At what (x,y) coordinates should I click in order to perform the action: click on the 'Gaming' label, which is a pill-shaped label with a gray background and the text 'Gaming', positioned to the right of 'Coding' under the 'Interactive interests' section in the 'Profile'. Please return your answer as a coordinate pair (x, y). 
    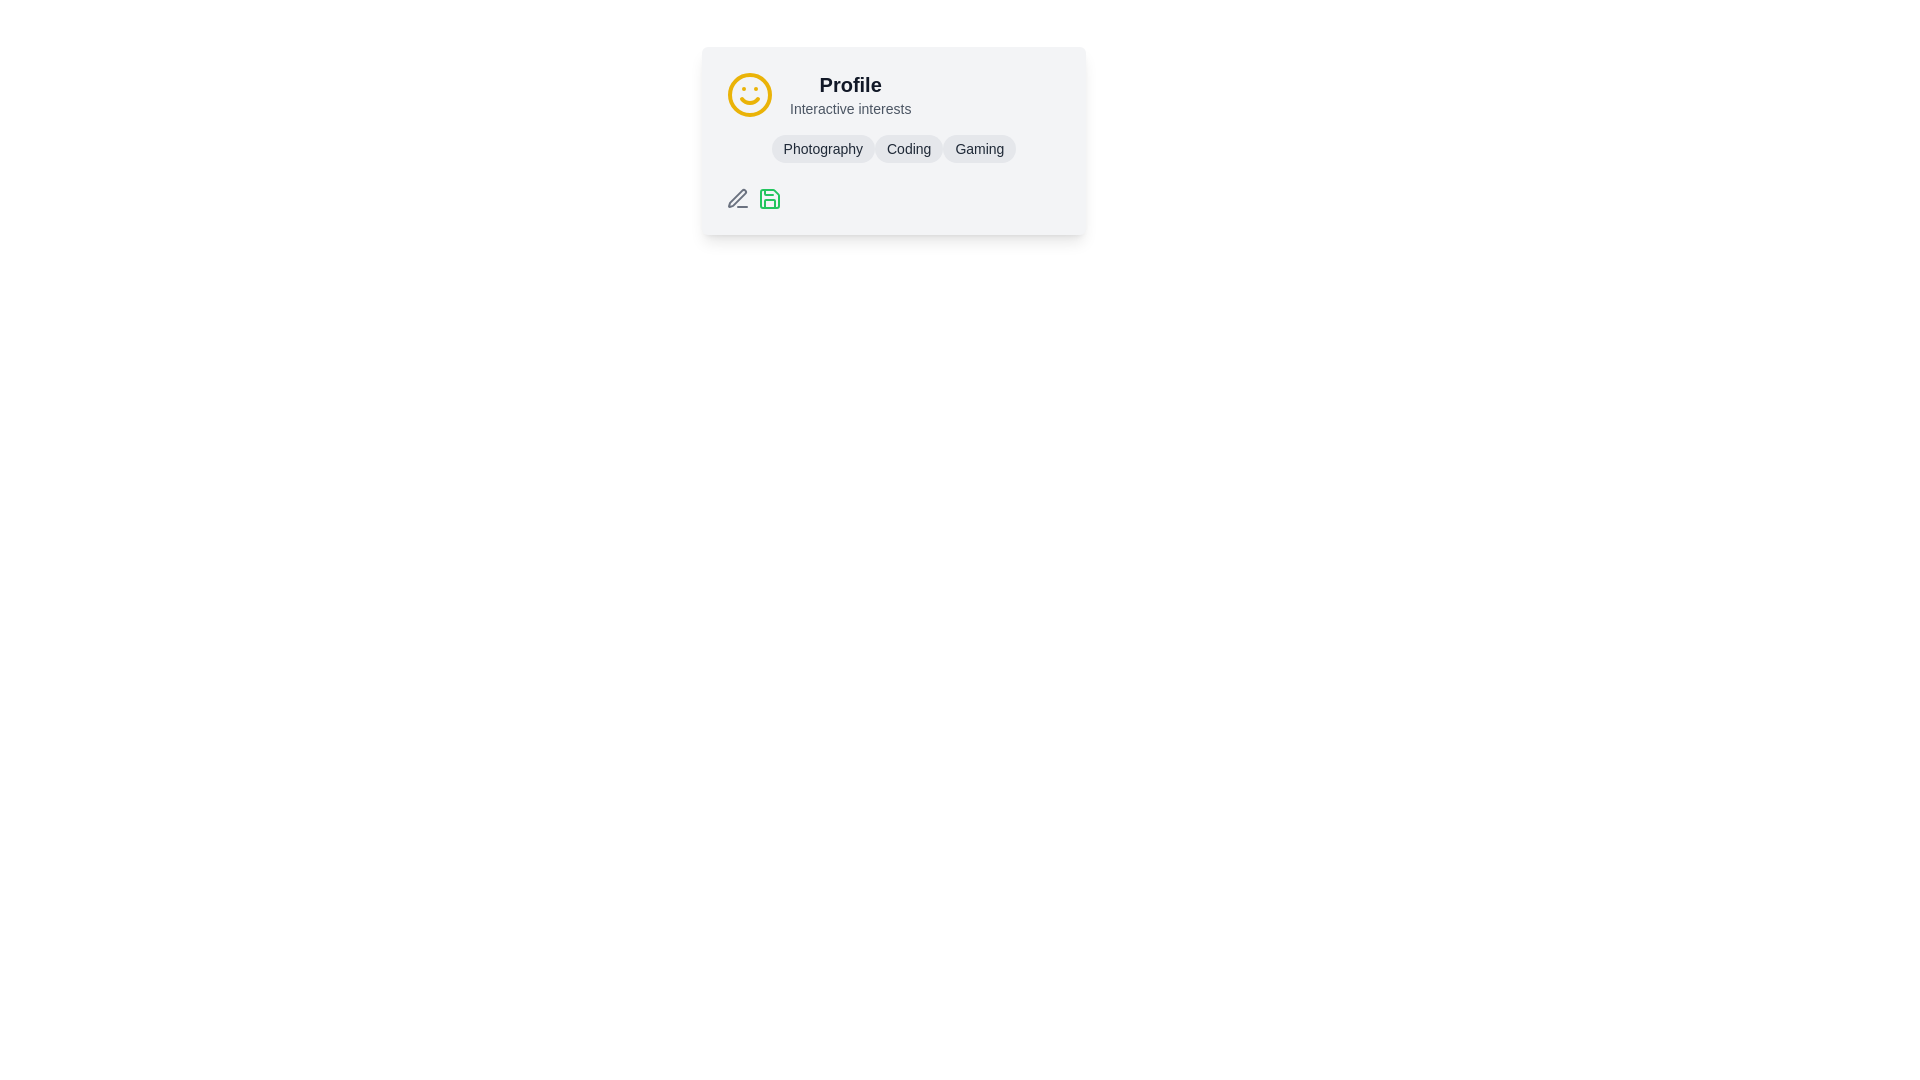
    Looking at the image, I should click on (979, 148).